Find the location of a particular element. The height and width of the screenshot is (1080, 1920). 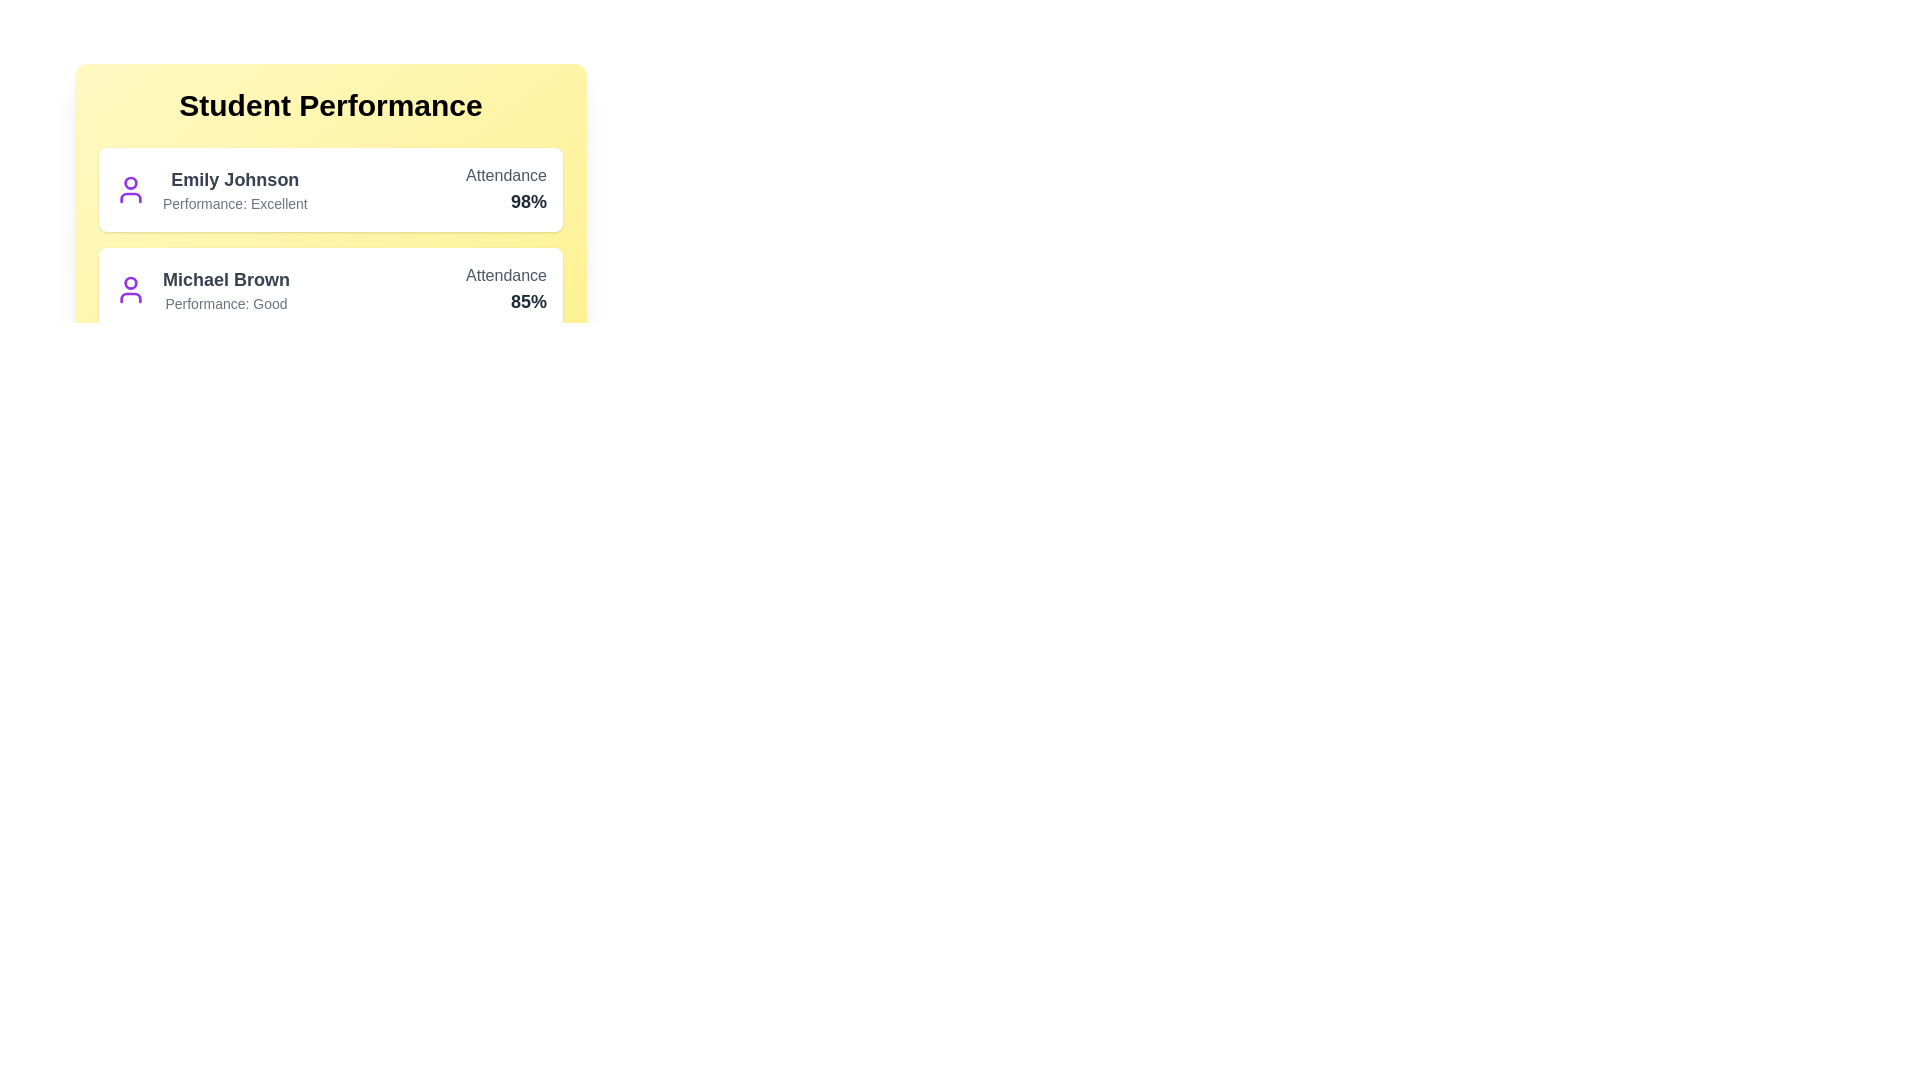

the avatar of the student Emily Johnson to view their tooltip is located at coordinates (129, 189).